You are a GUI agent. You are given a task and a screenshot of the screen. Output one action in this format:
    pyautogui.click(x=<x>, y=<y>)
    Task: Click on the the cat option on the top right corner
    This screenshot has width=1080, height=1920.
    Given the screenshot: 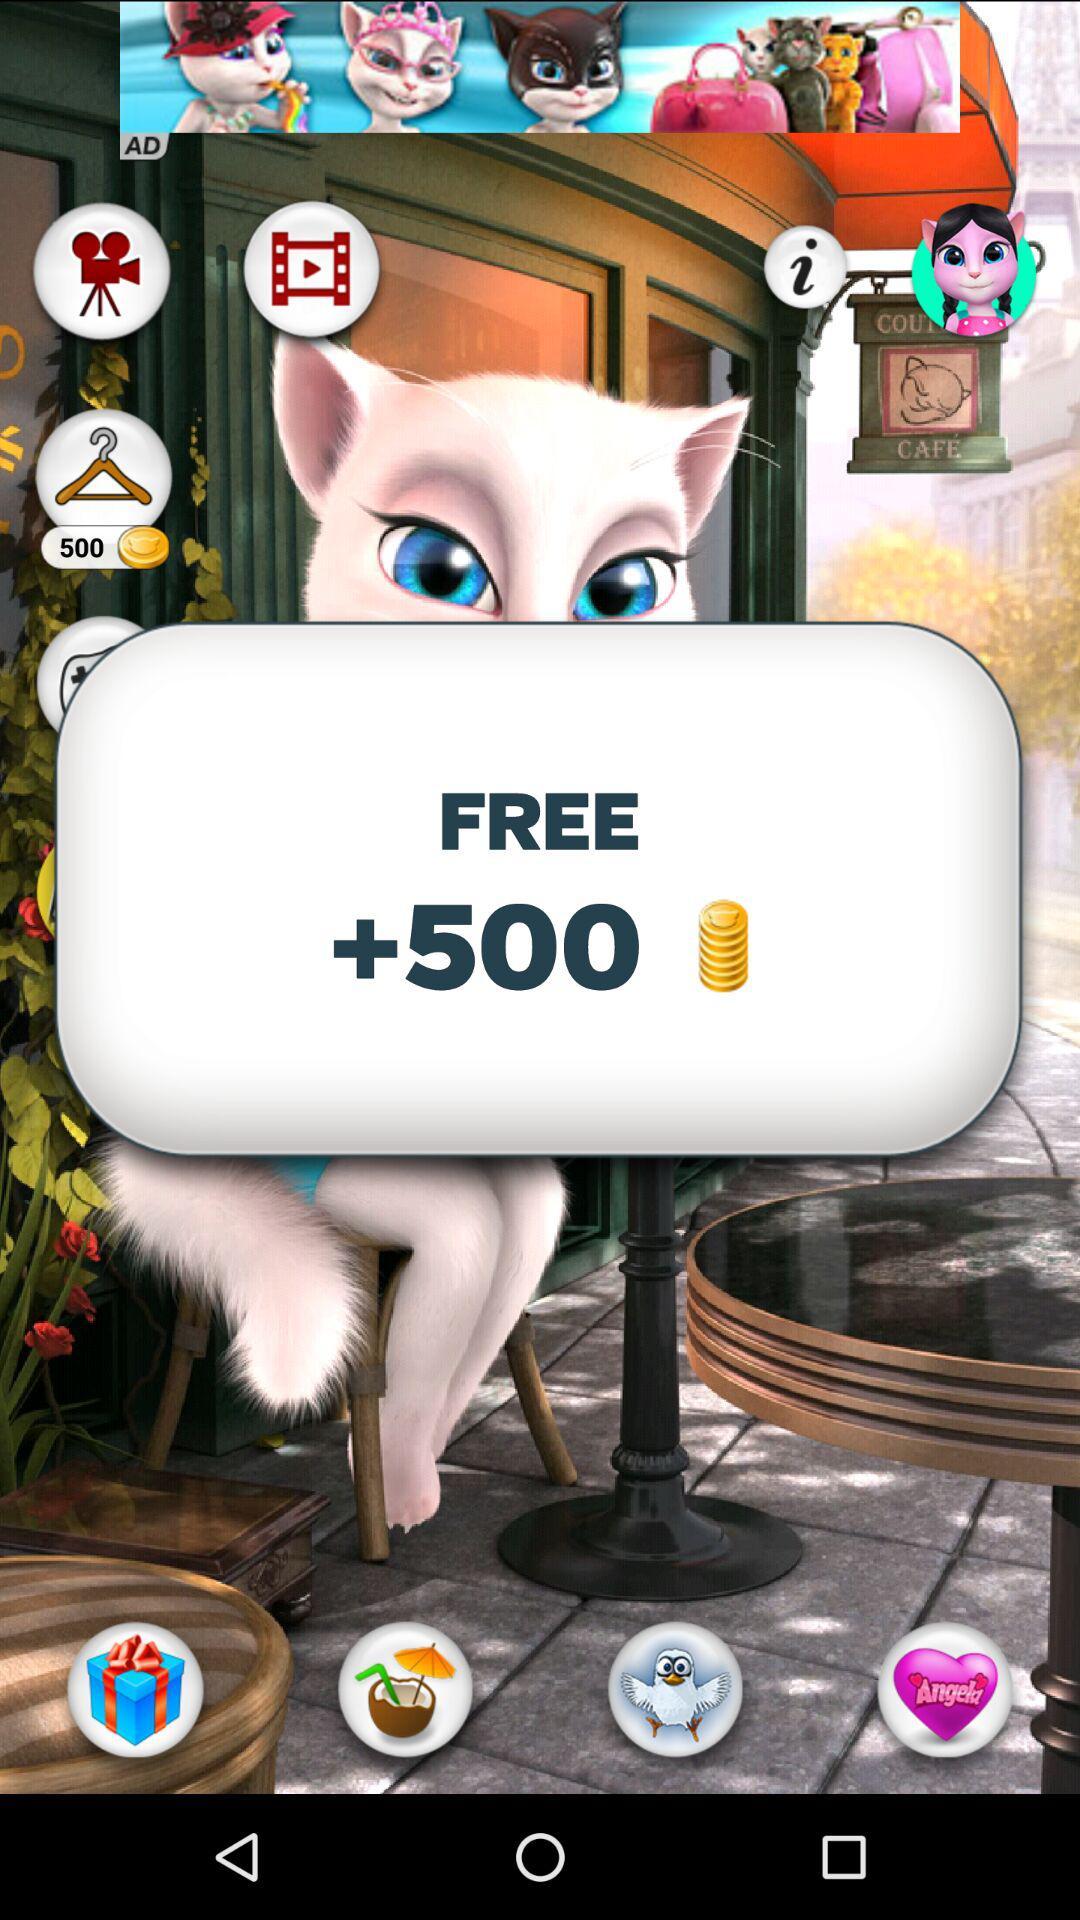 What is the action you would take?
    pyautogui.click(x=974, y=267)
    